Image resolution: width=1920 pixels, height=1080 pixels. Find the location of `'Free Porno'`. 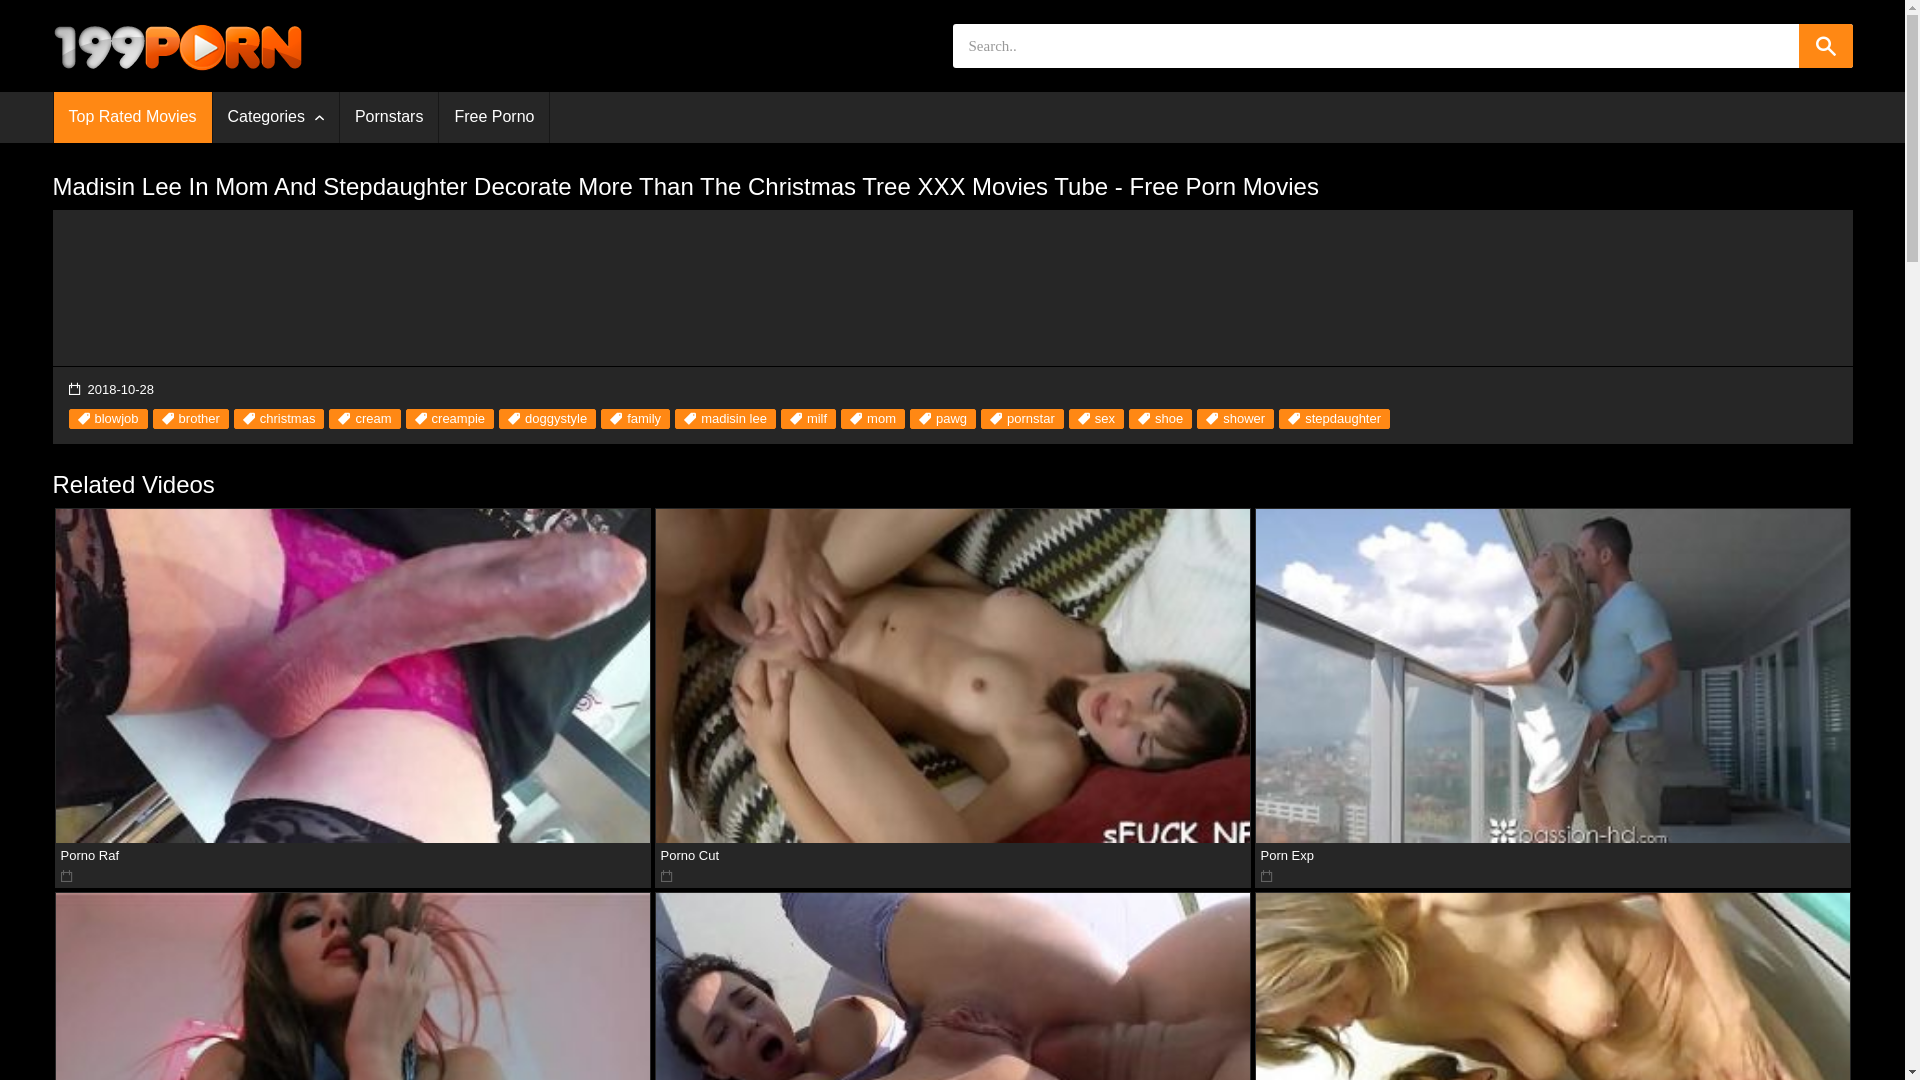

'Free Porno' is located at coordinates (437, 117).